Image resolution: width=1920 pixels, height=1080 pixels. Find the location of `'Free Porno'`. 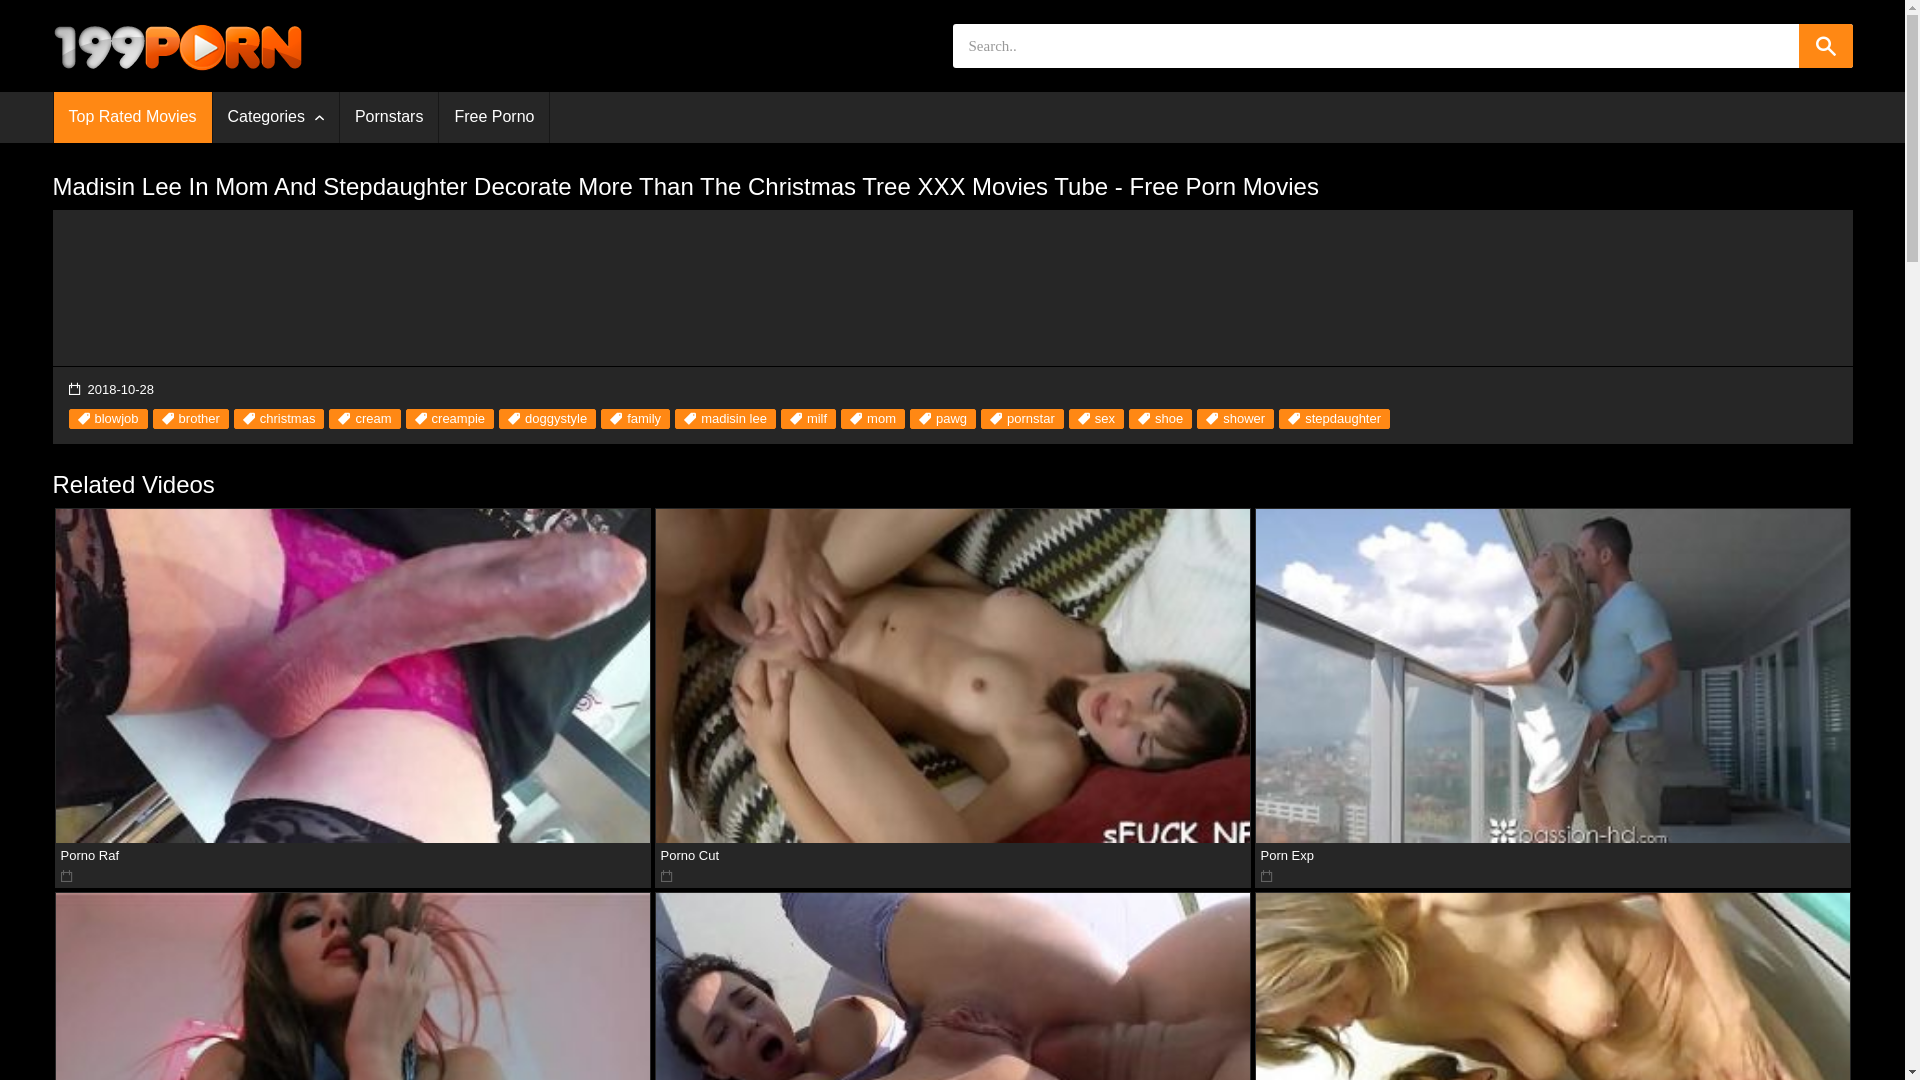

'Free Porno' is located at coordinates (437, 117).